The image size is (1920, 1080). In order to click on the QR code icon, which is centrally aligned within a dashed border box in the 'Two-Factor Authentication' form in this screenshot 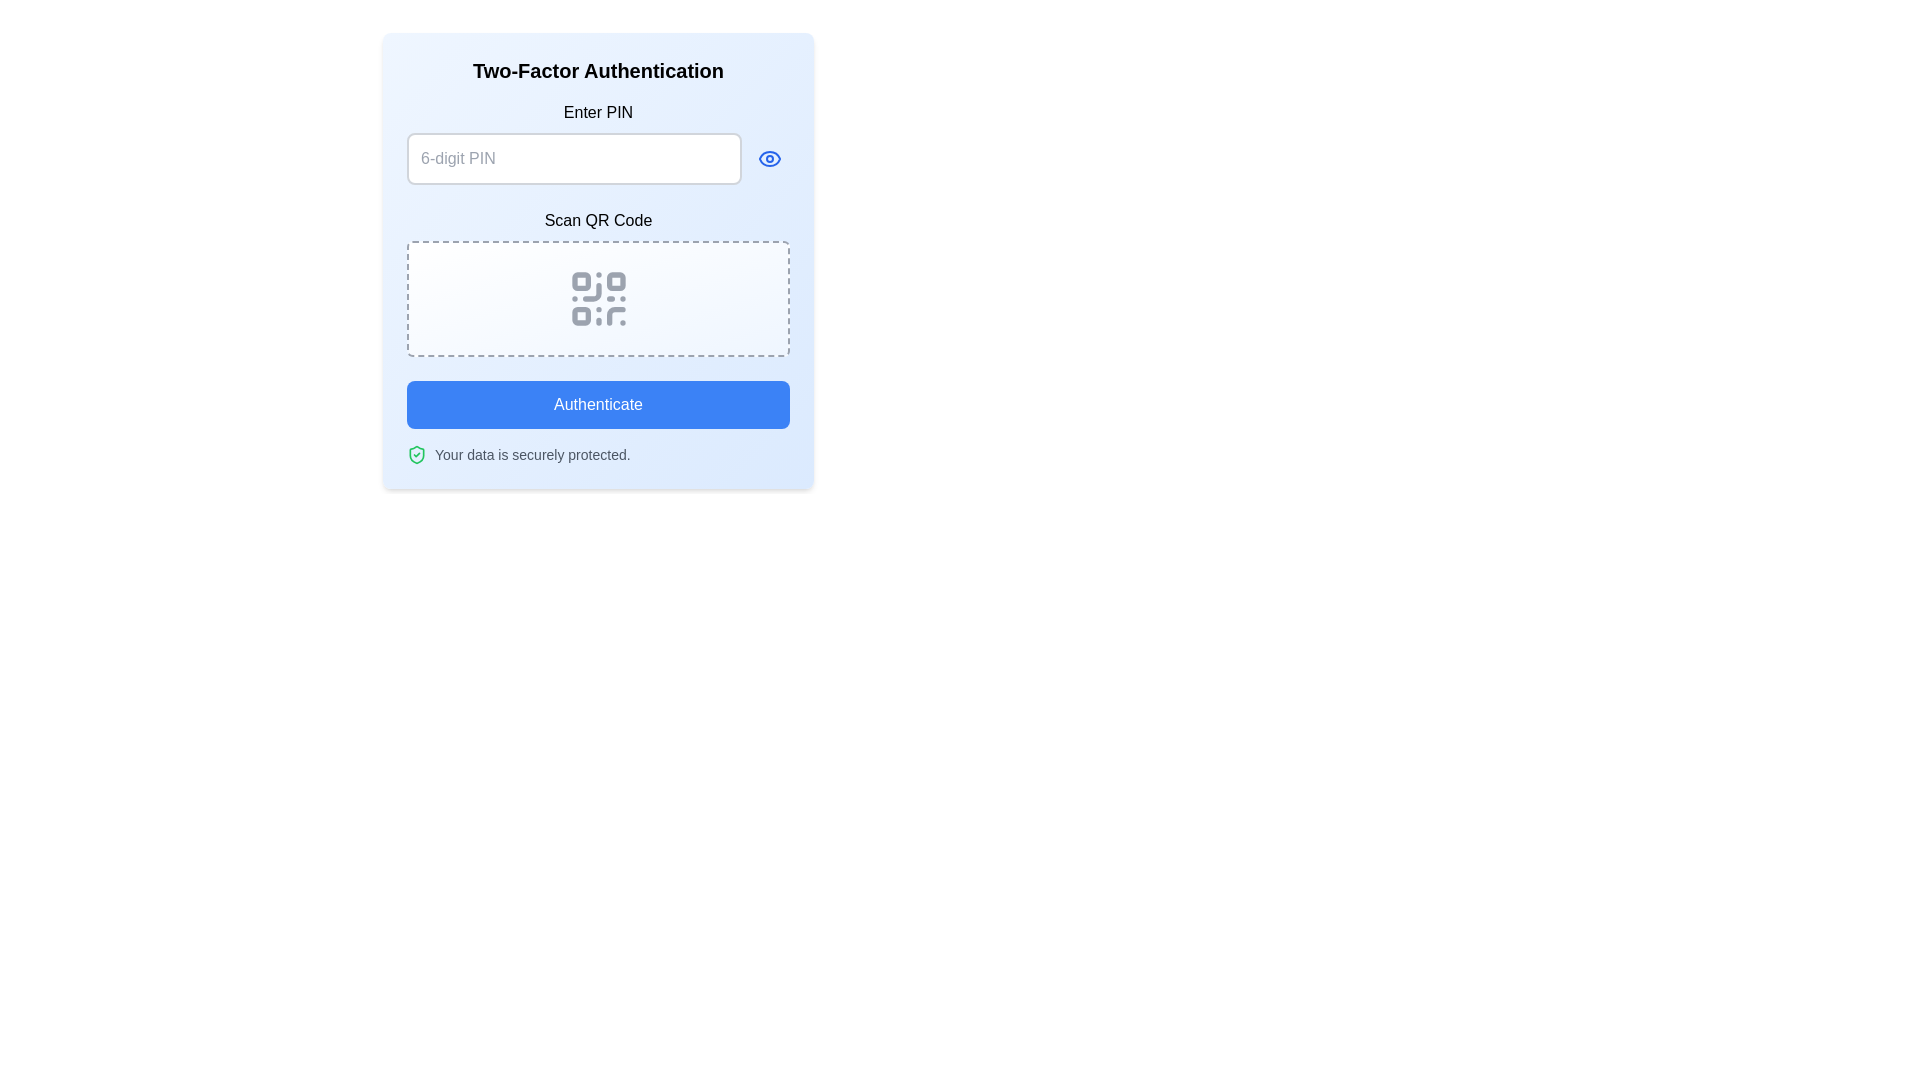, I will do `click(597, 299)`.